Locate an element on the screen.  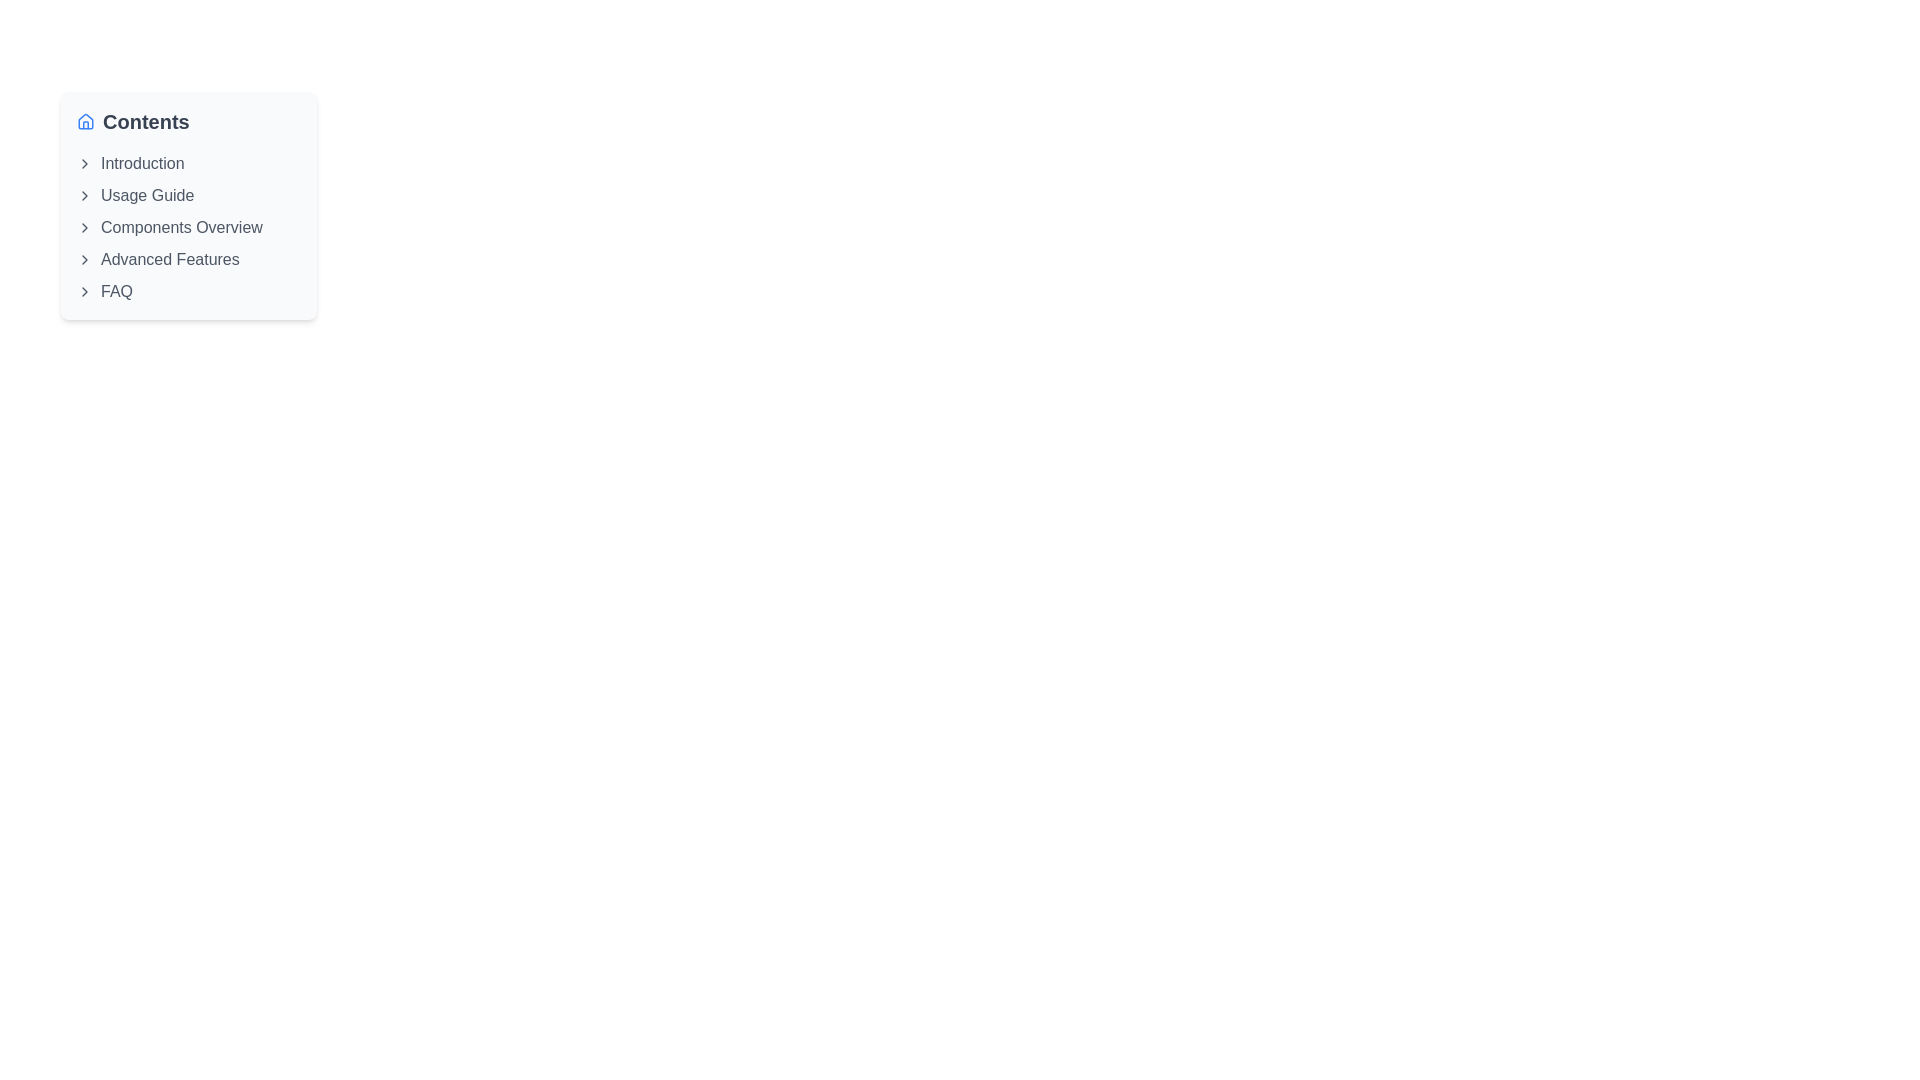
the minimalistic blue house icon located in the sidebar above the 'Contents' label is located at coordinates (85, 120).